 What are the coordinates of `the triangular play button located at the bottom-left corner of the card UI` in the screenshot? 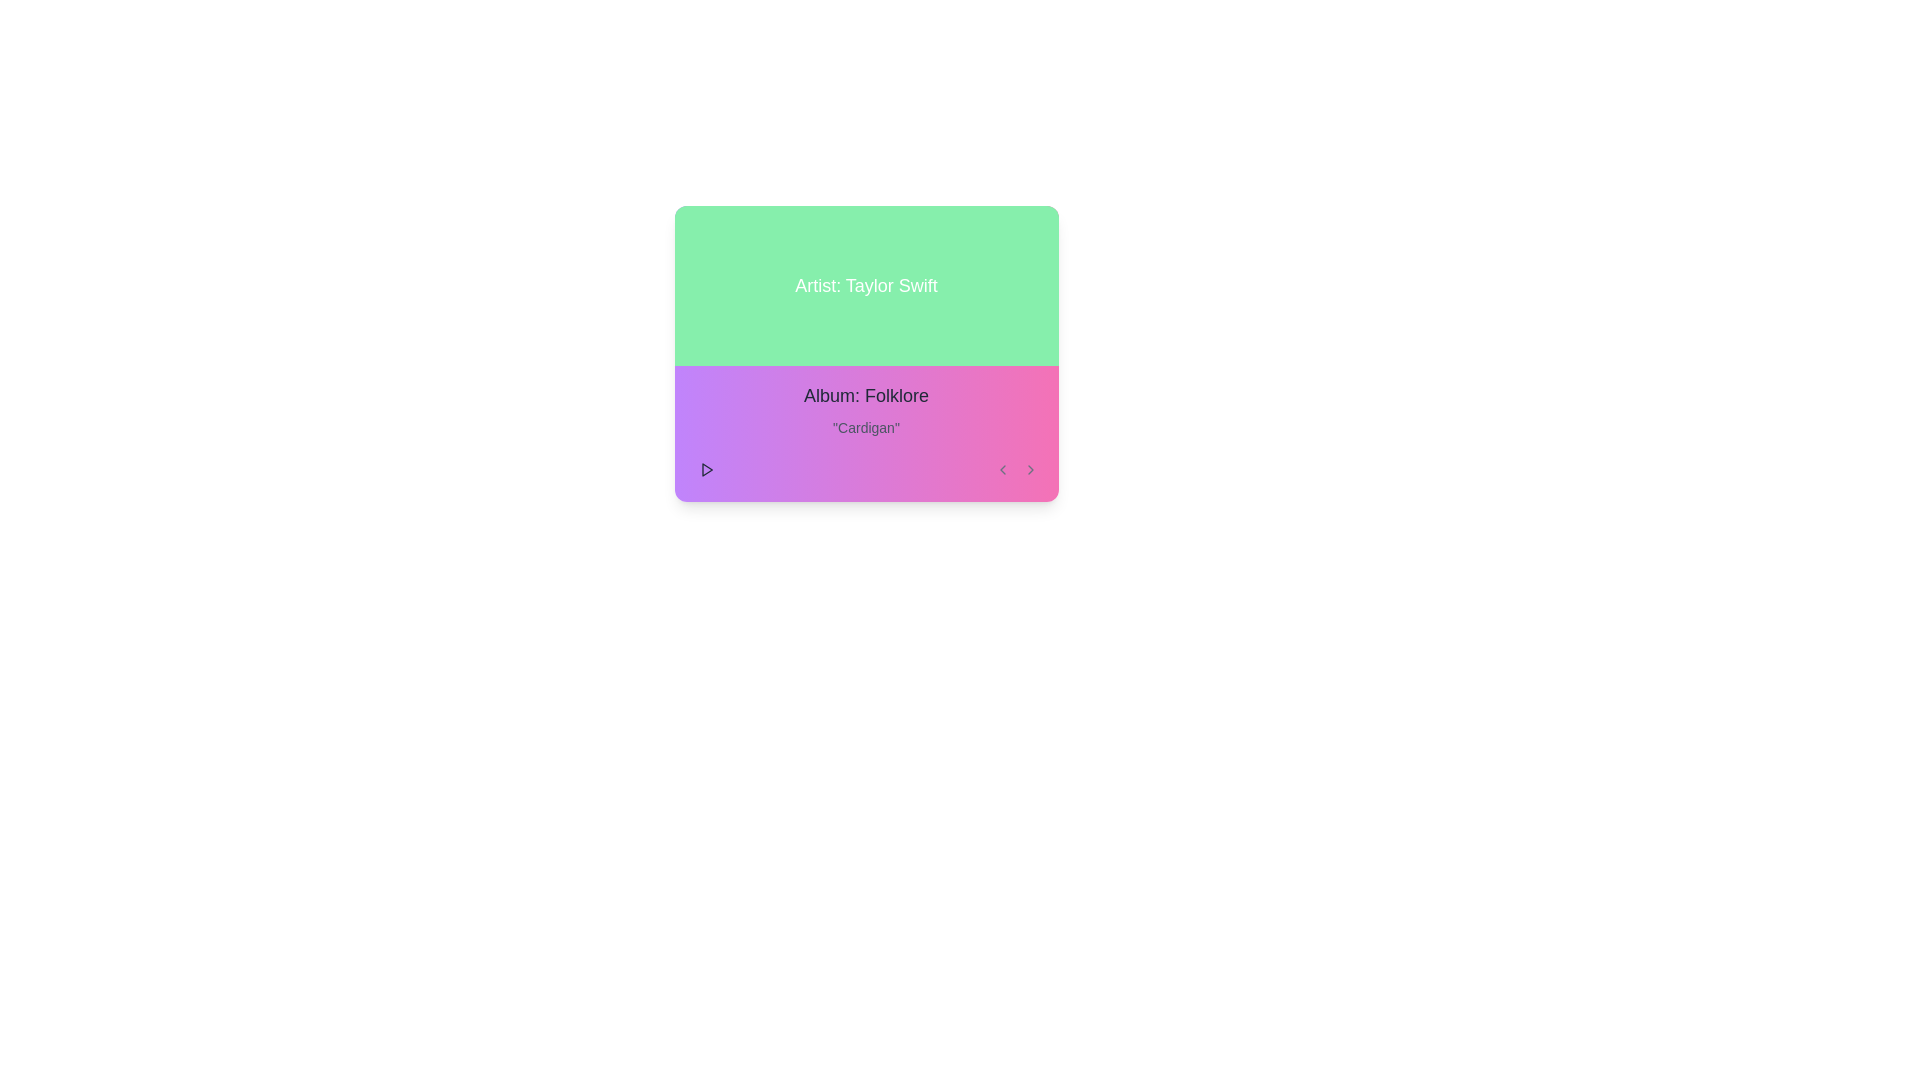 It's located at (707, 470).